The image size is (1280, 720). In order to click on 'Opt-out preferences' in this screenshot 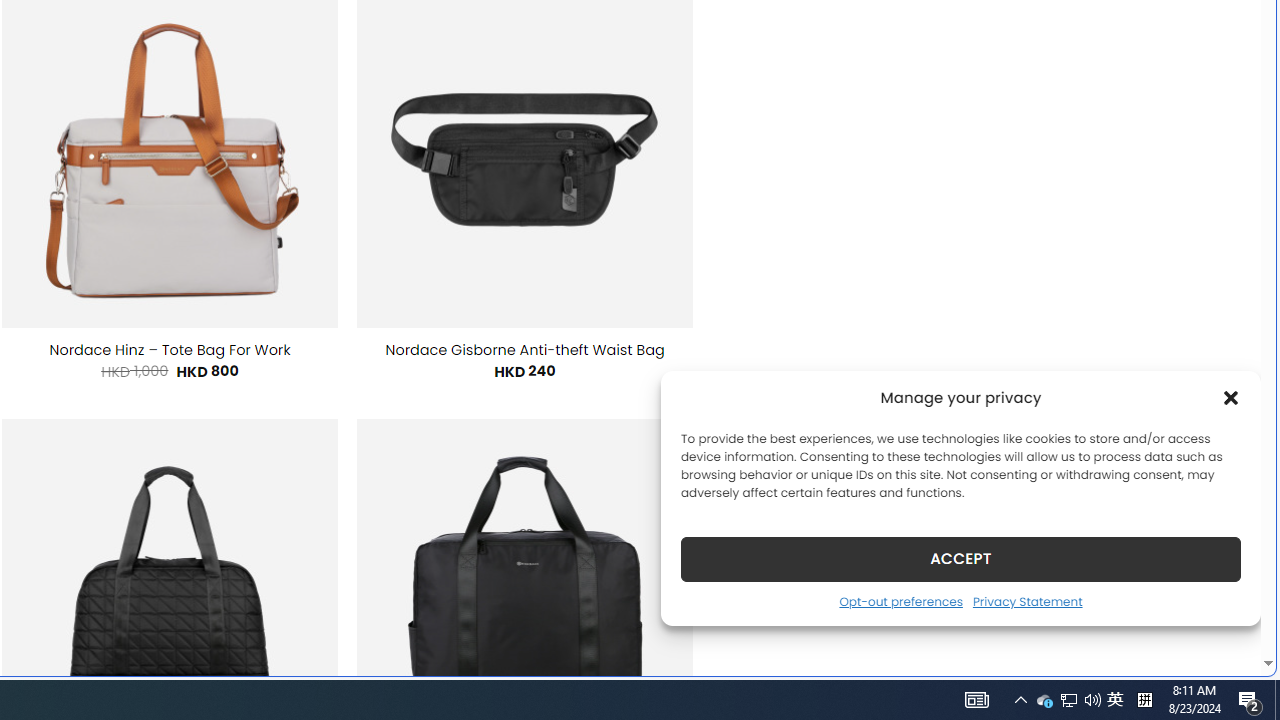, I will do `click(899, 600)`.